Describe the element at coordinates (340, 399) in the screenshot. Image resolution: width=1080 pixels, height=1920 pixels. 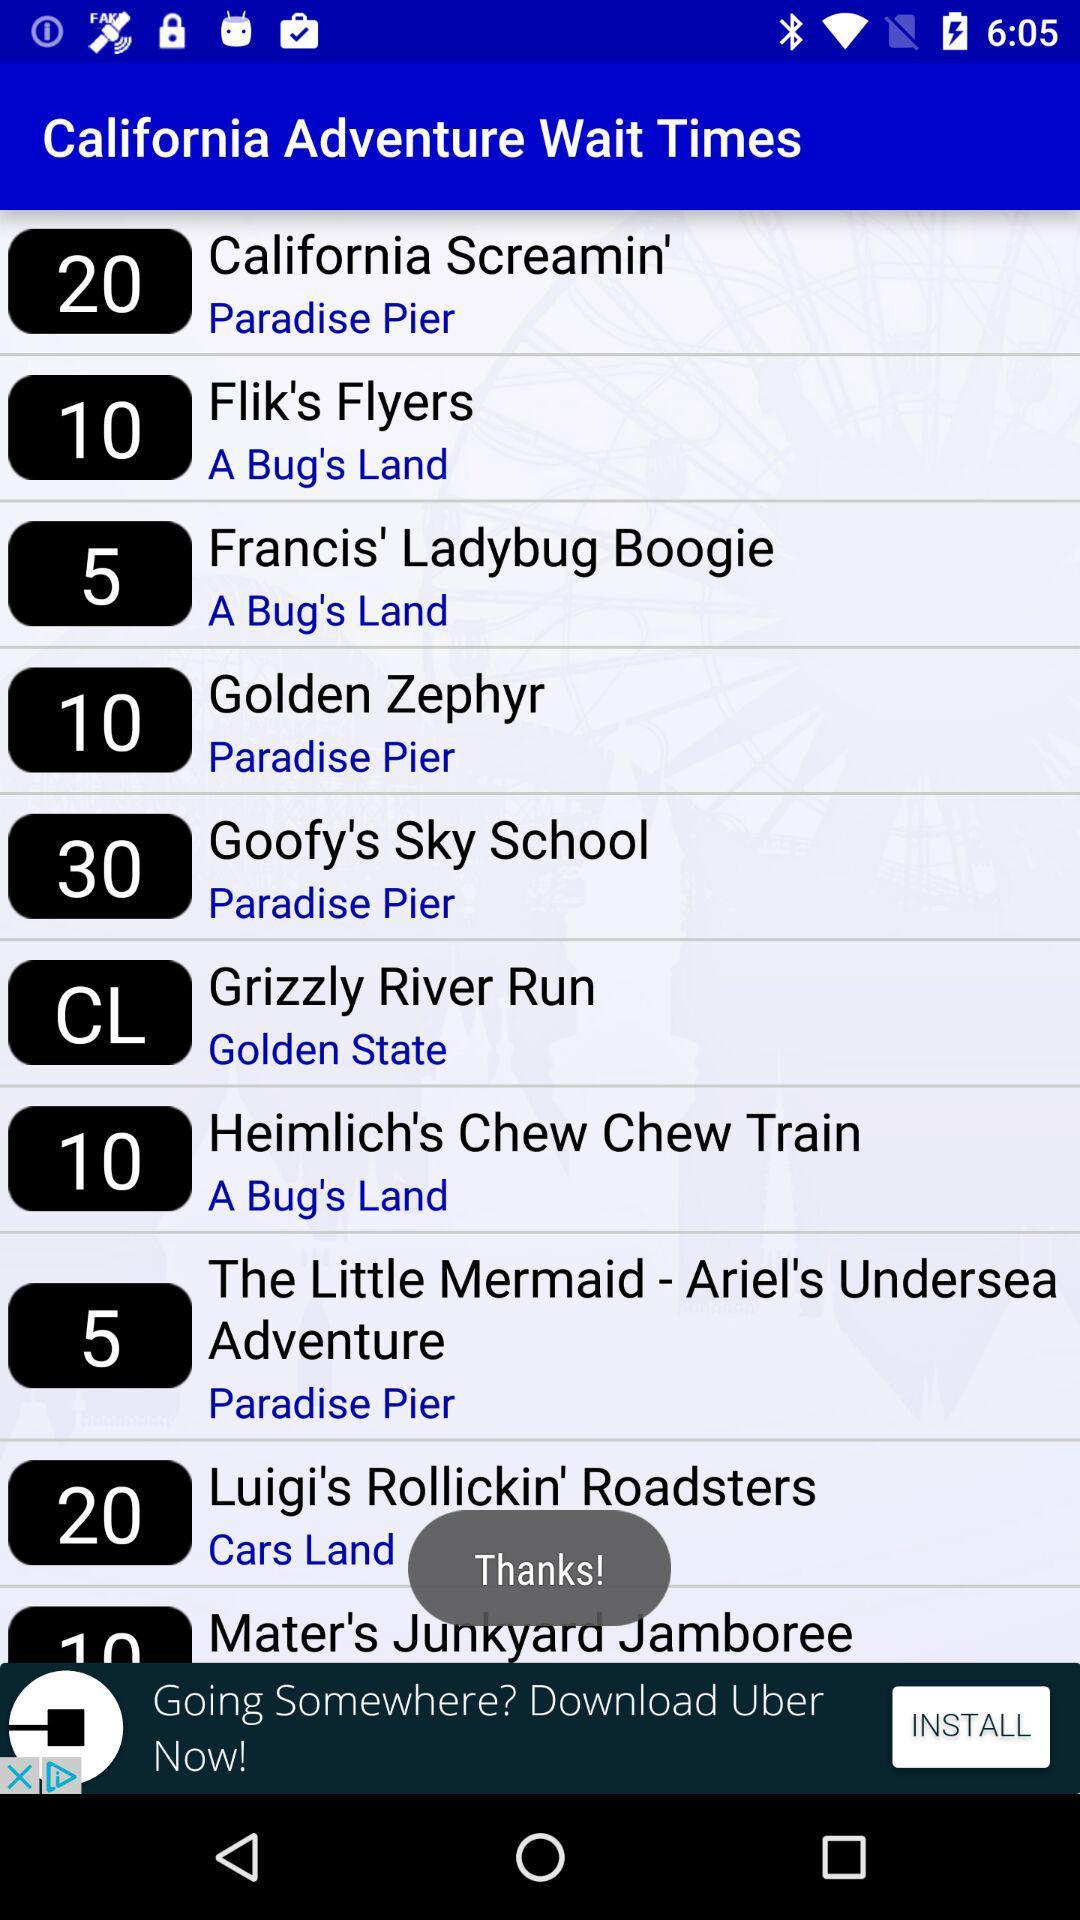
I see `flik's flyers icon` at that location.